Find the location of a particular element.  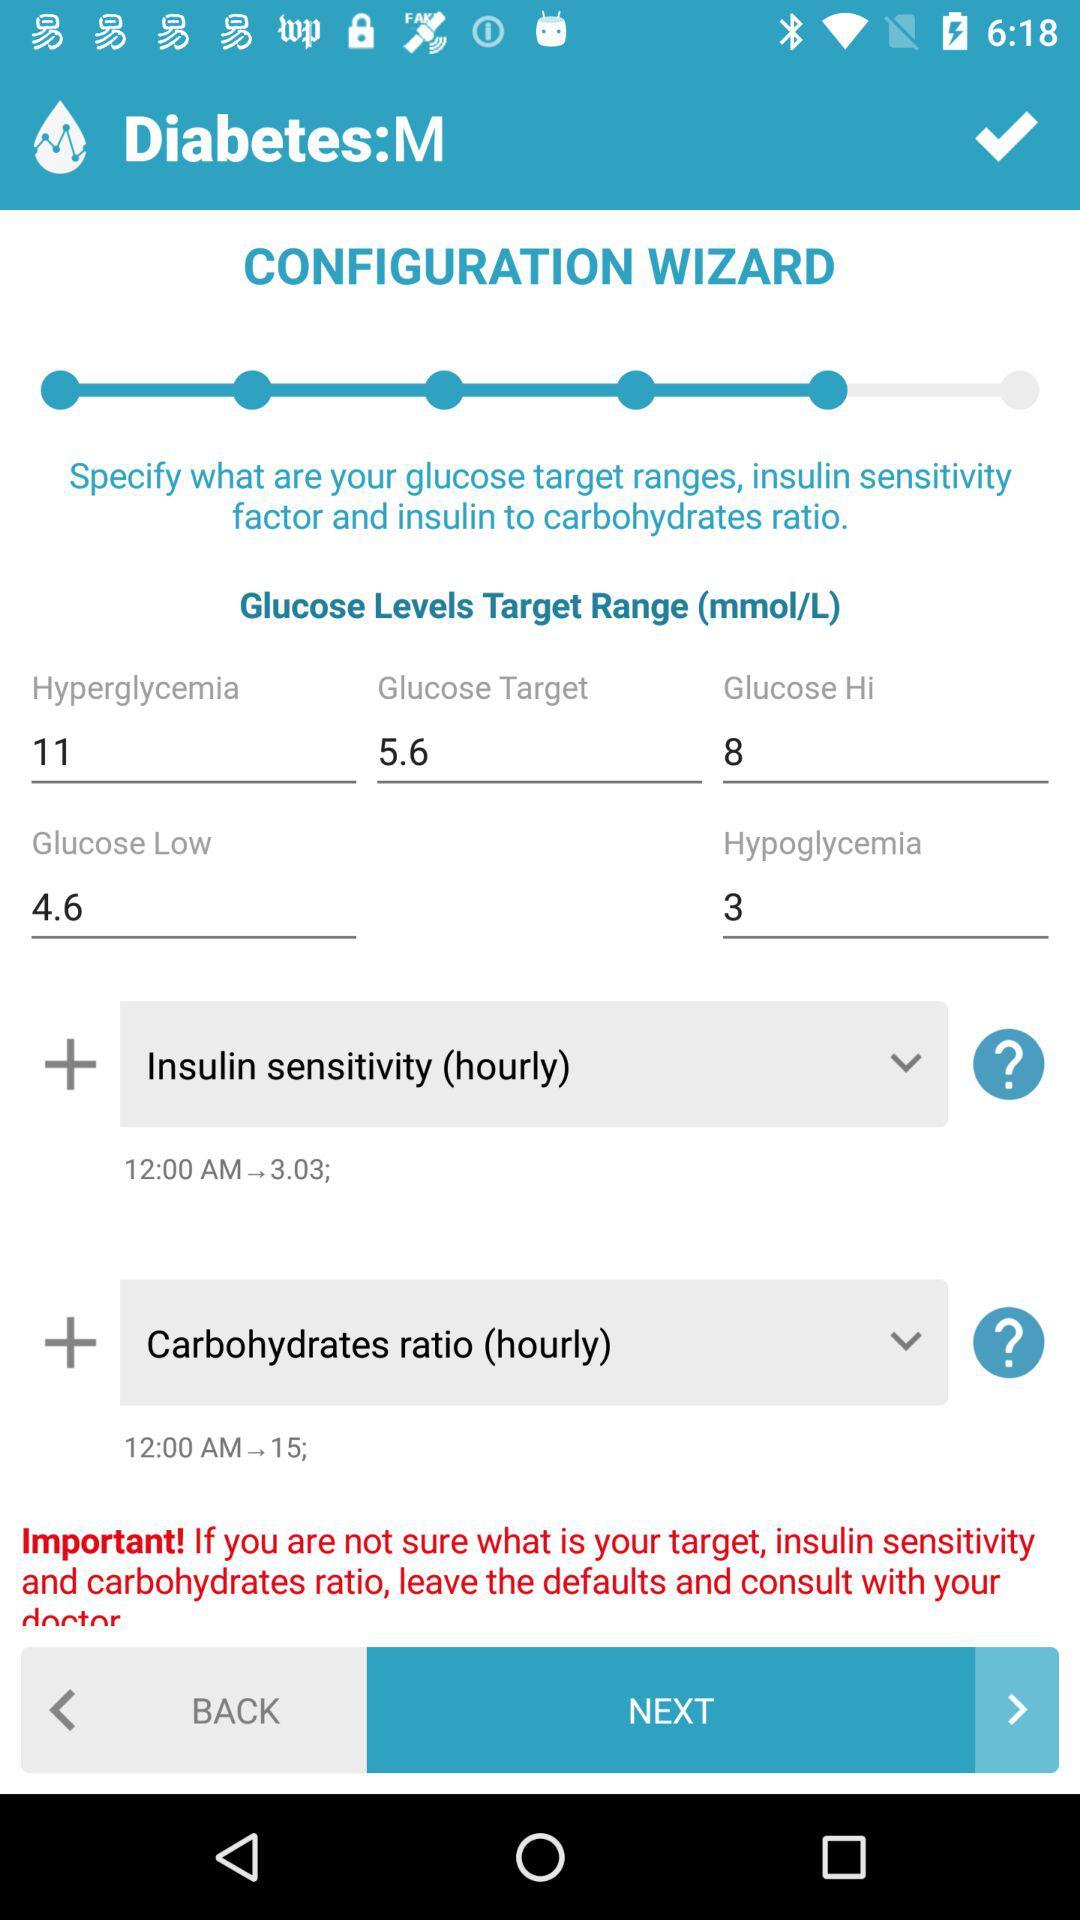

the icon to the right of back item is located at coordinates (711, 1708).